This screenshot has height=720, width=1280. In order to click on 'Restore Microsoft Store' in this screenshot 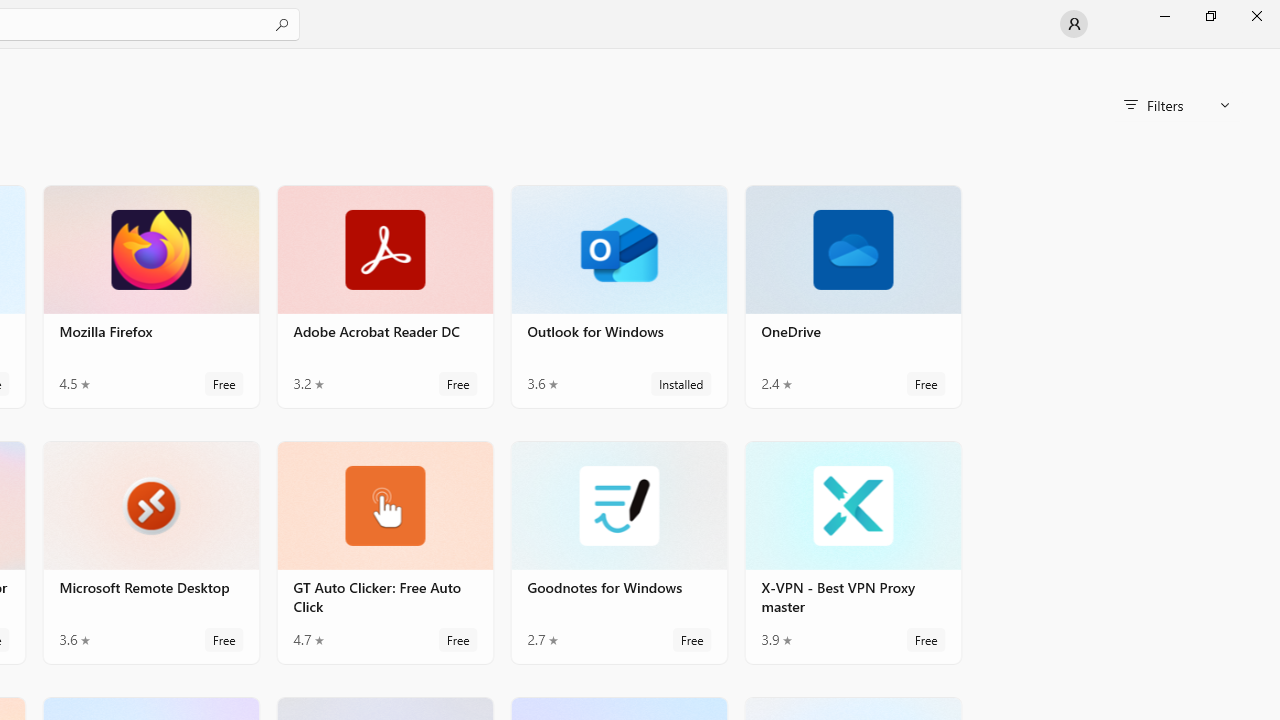, I will do `click(1209, 15)`.